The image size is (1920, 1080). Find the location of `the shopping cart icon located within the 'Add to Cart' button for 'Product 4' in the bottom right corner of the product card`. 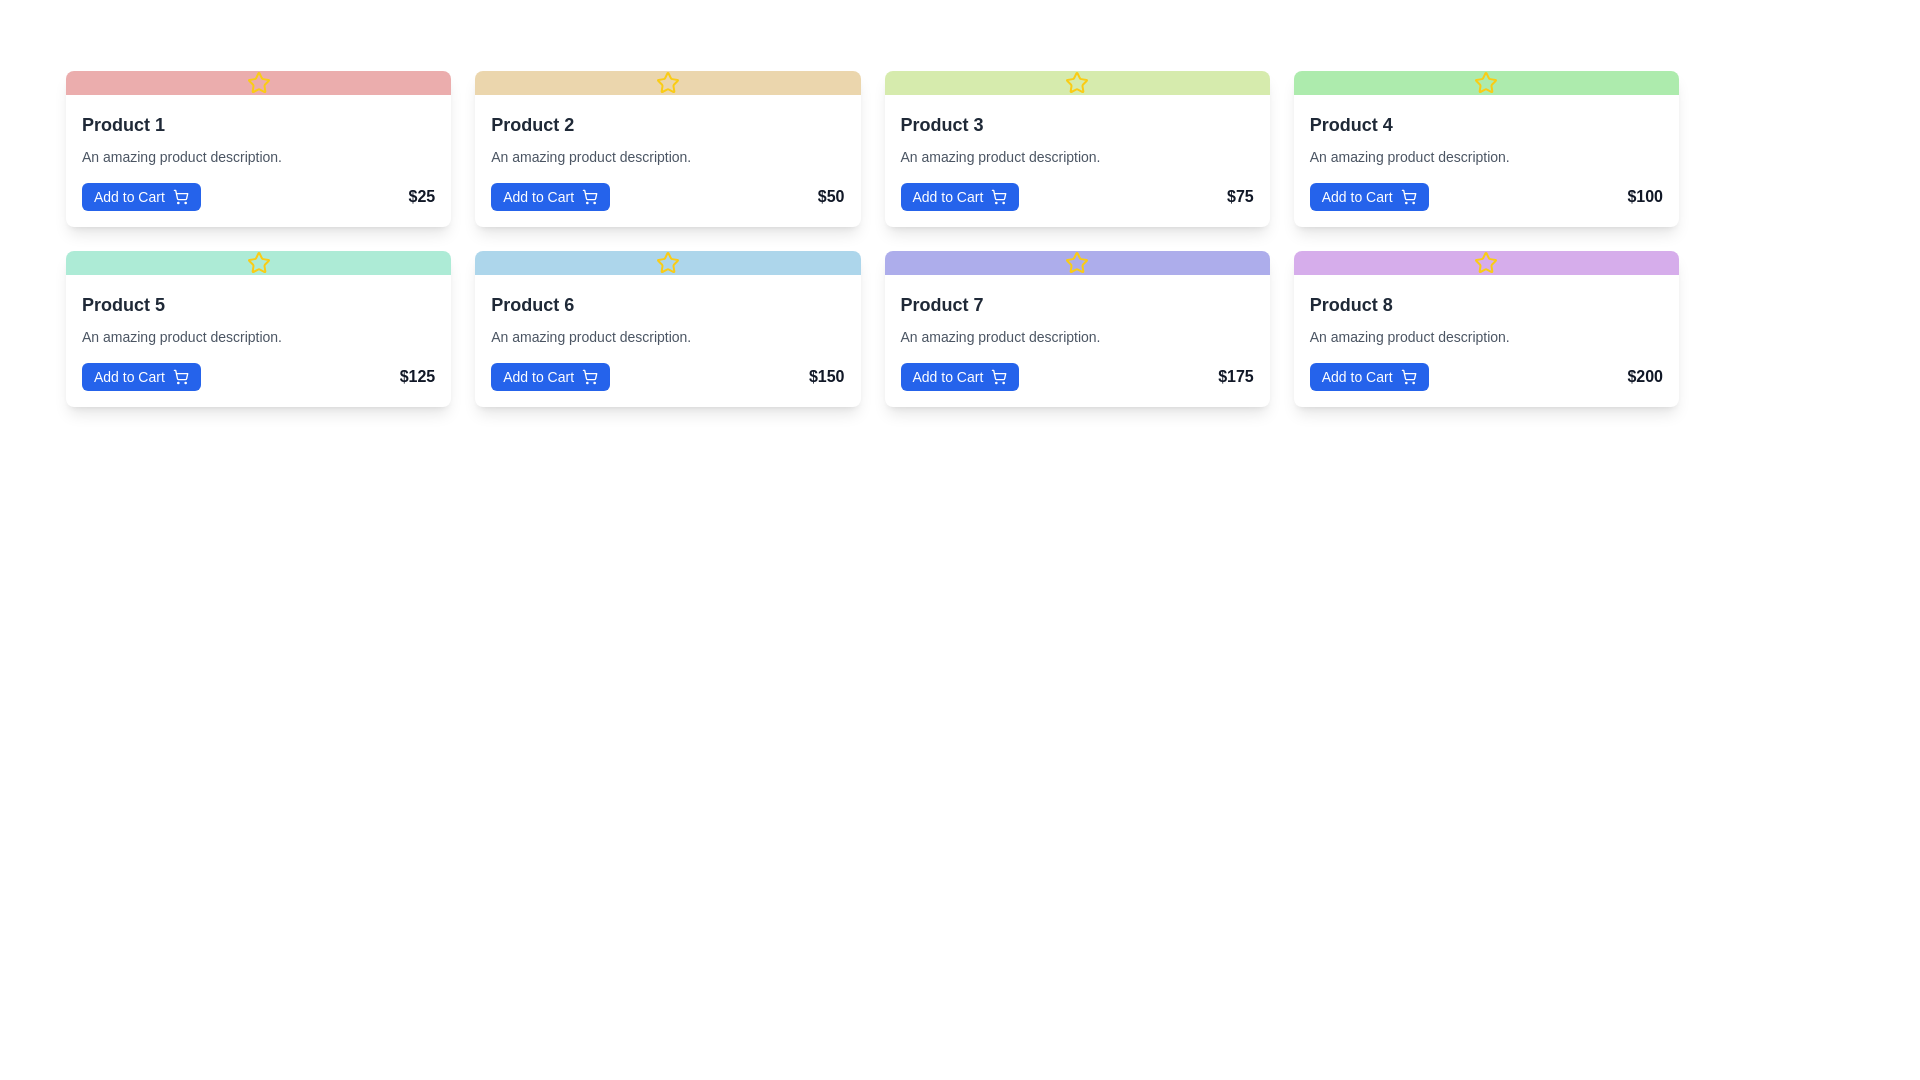

the shopping cart icon located within the 'Add to Cart' button for 'Product 4' in the bottom right corner of the product card is located at coordinates (1407, 195).